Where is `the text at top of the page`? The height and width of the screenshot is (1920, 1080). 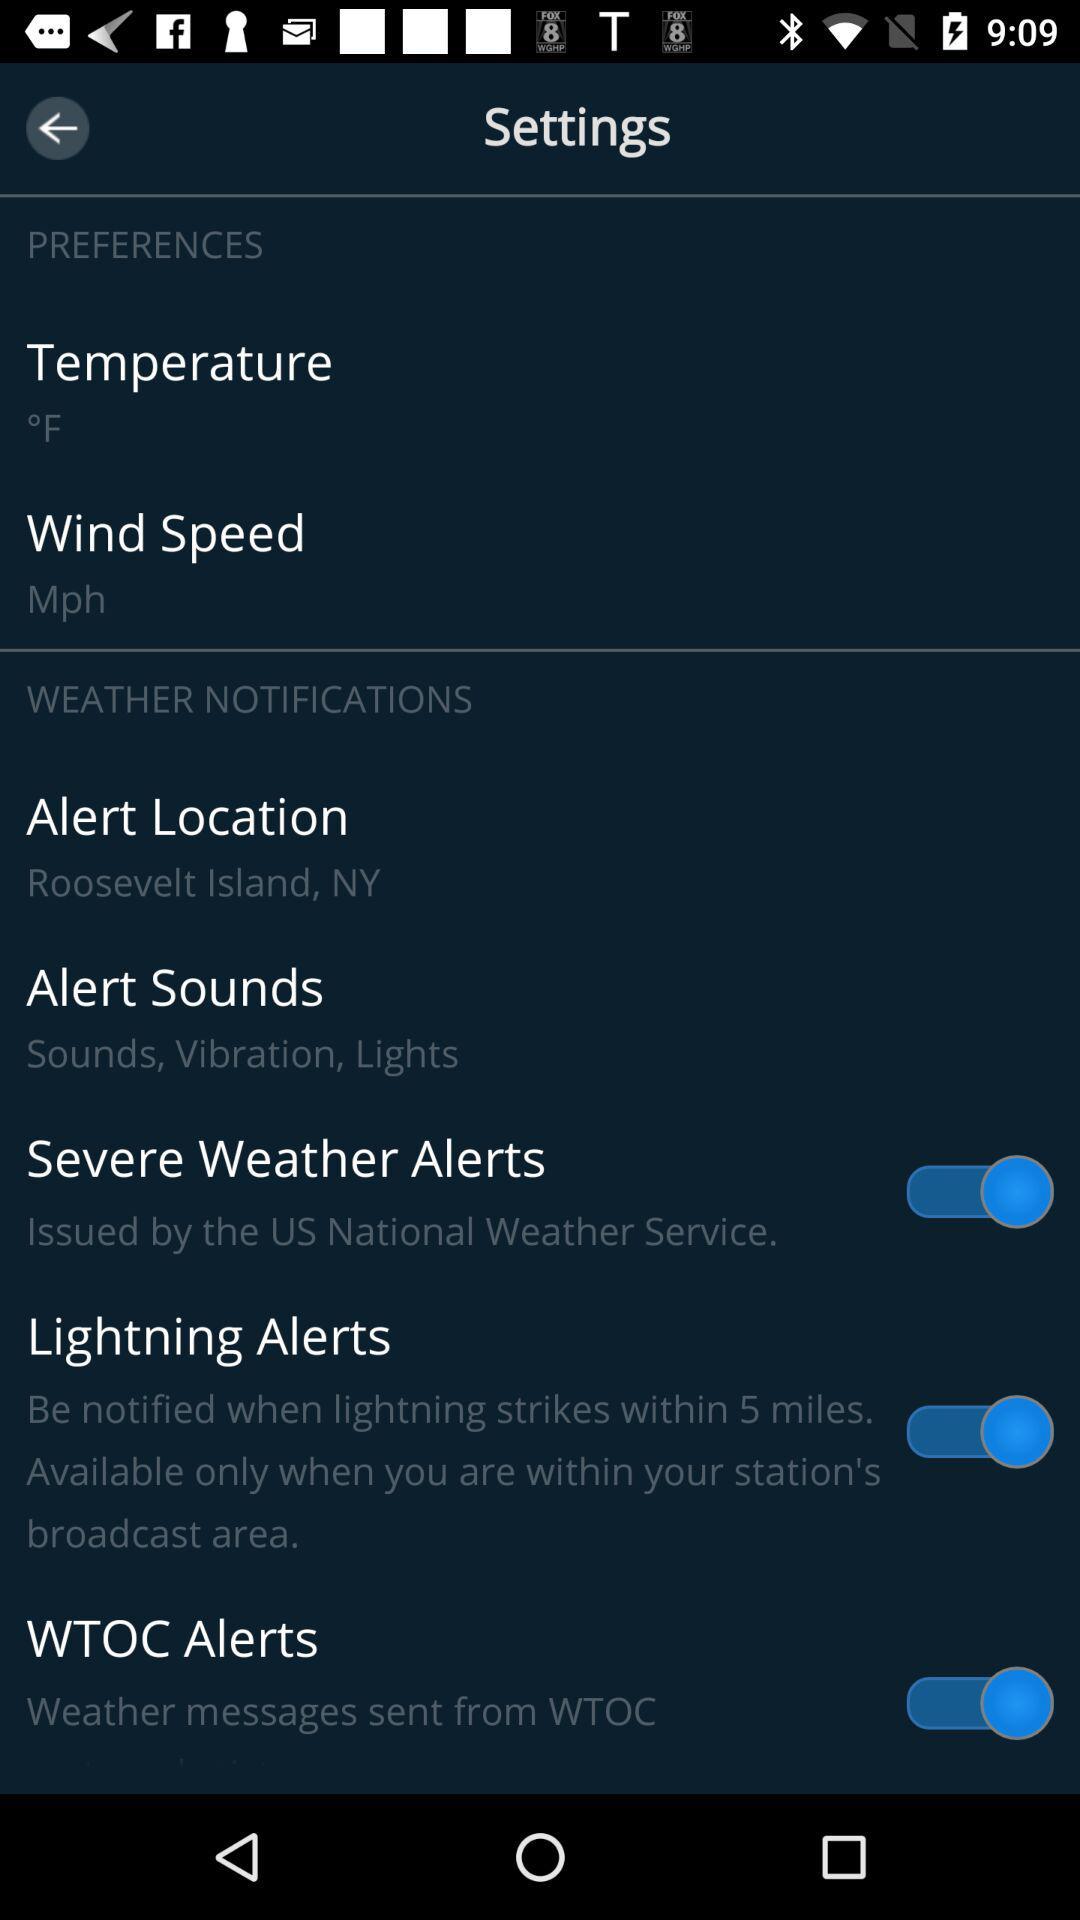
the text at top of the page is located at coordinates (540, 149).